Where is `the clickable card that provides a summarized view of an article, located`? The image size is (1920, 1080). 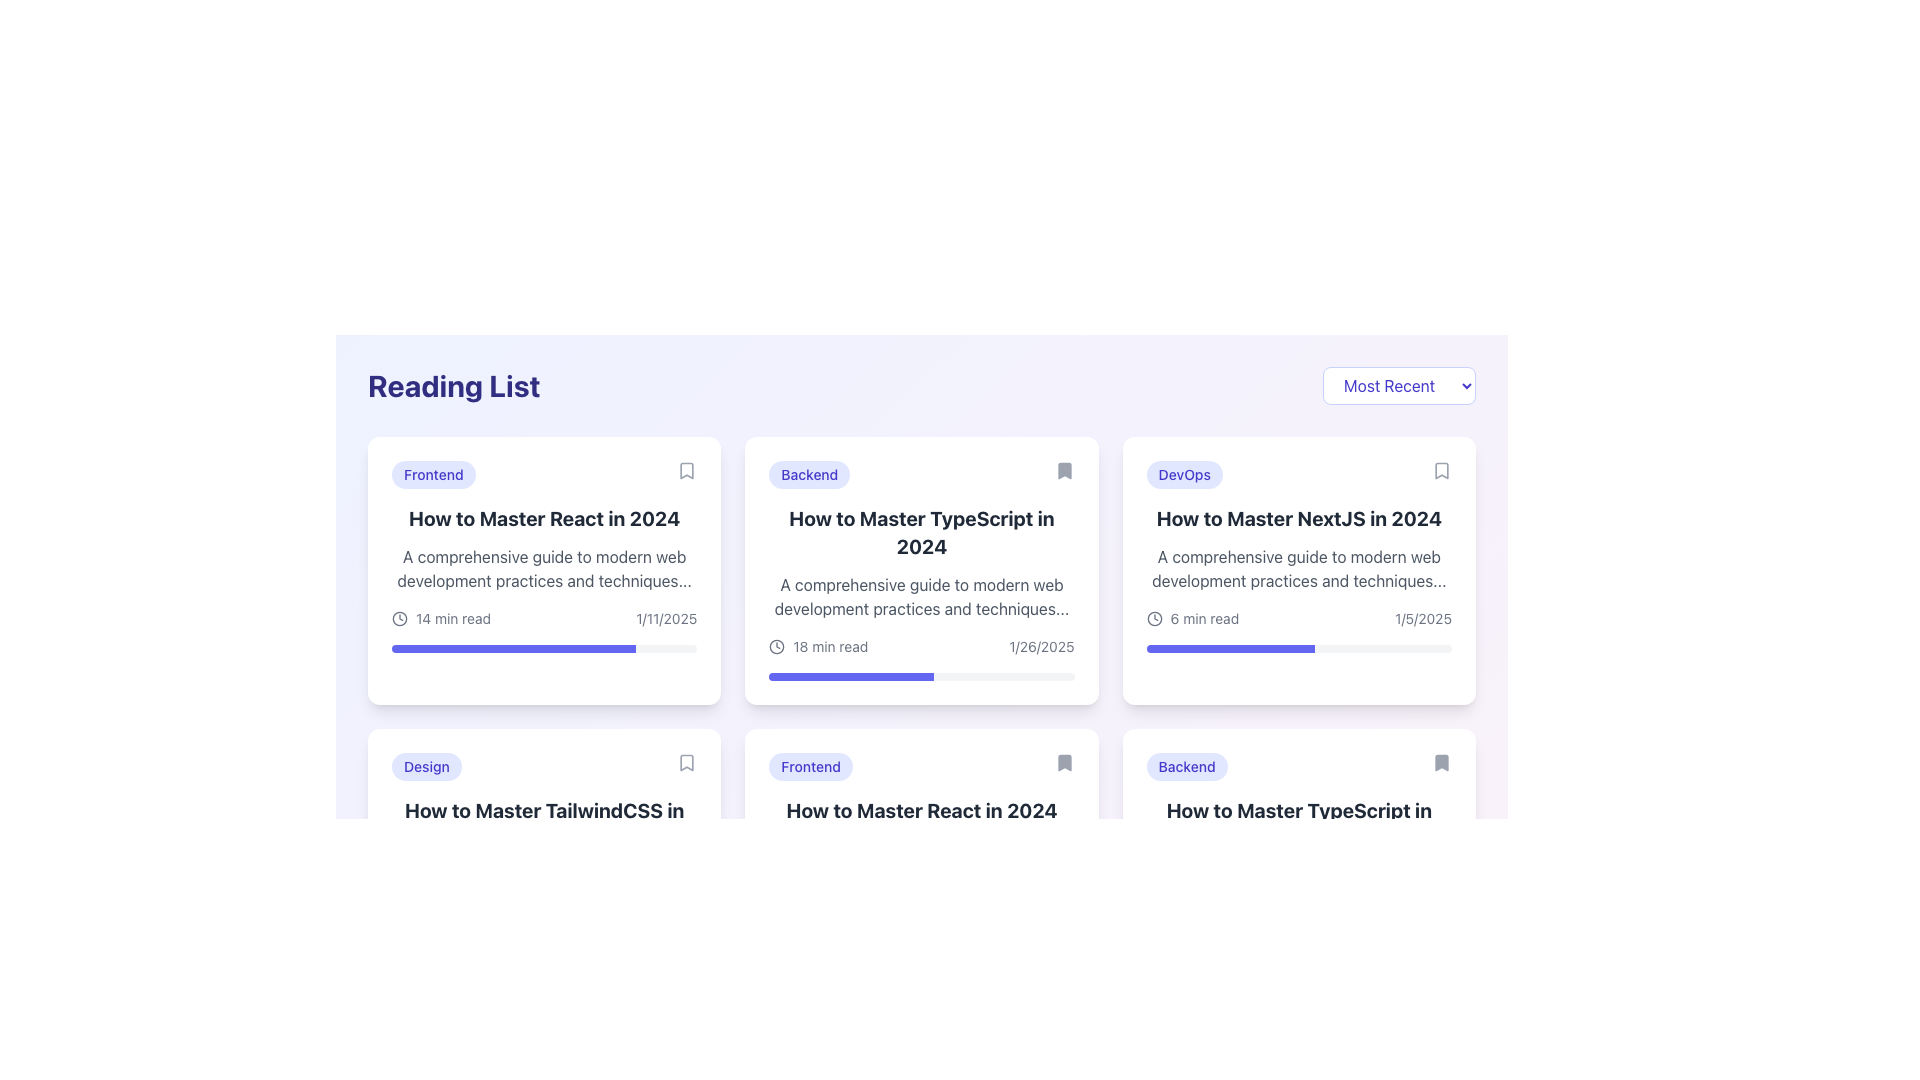 the clickable card that provides a summarized view of an article, located is located at coordinates (920, 570).